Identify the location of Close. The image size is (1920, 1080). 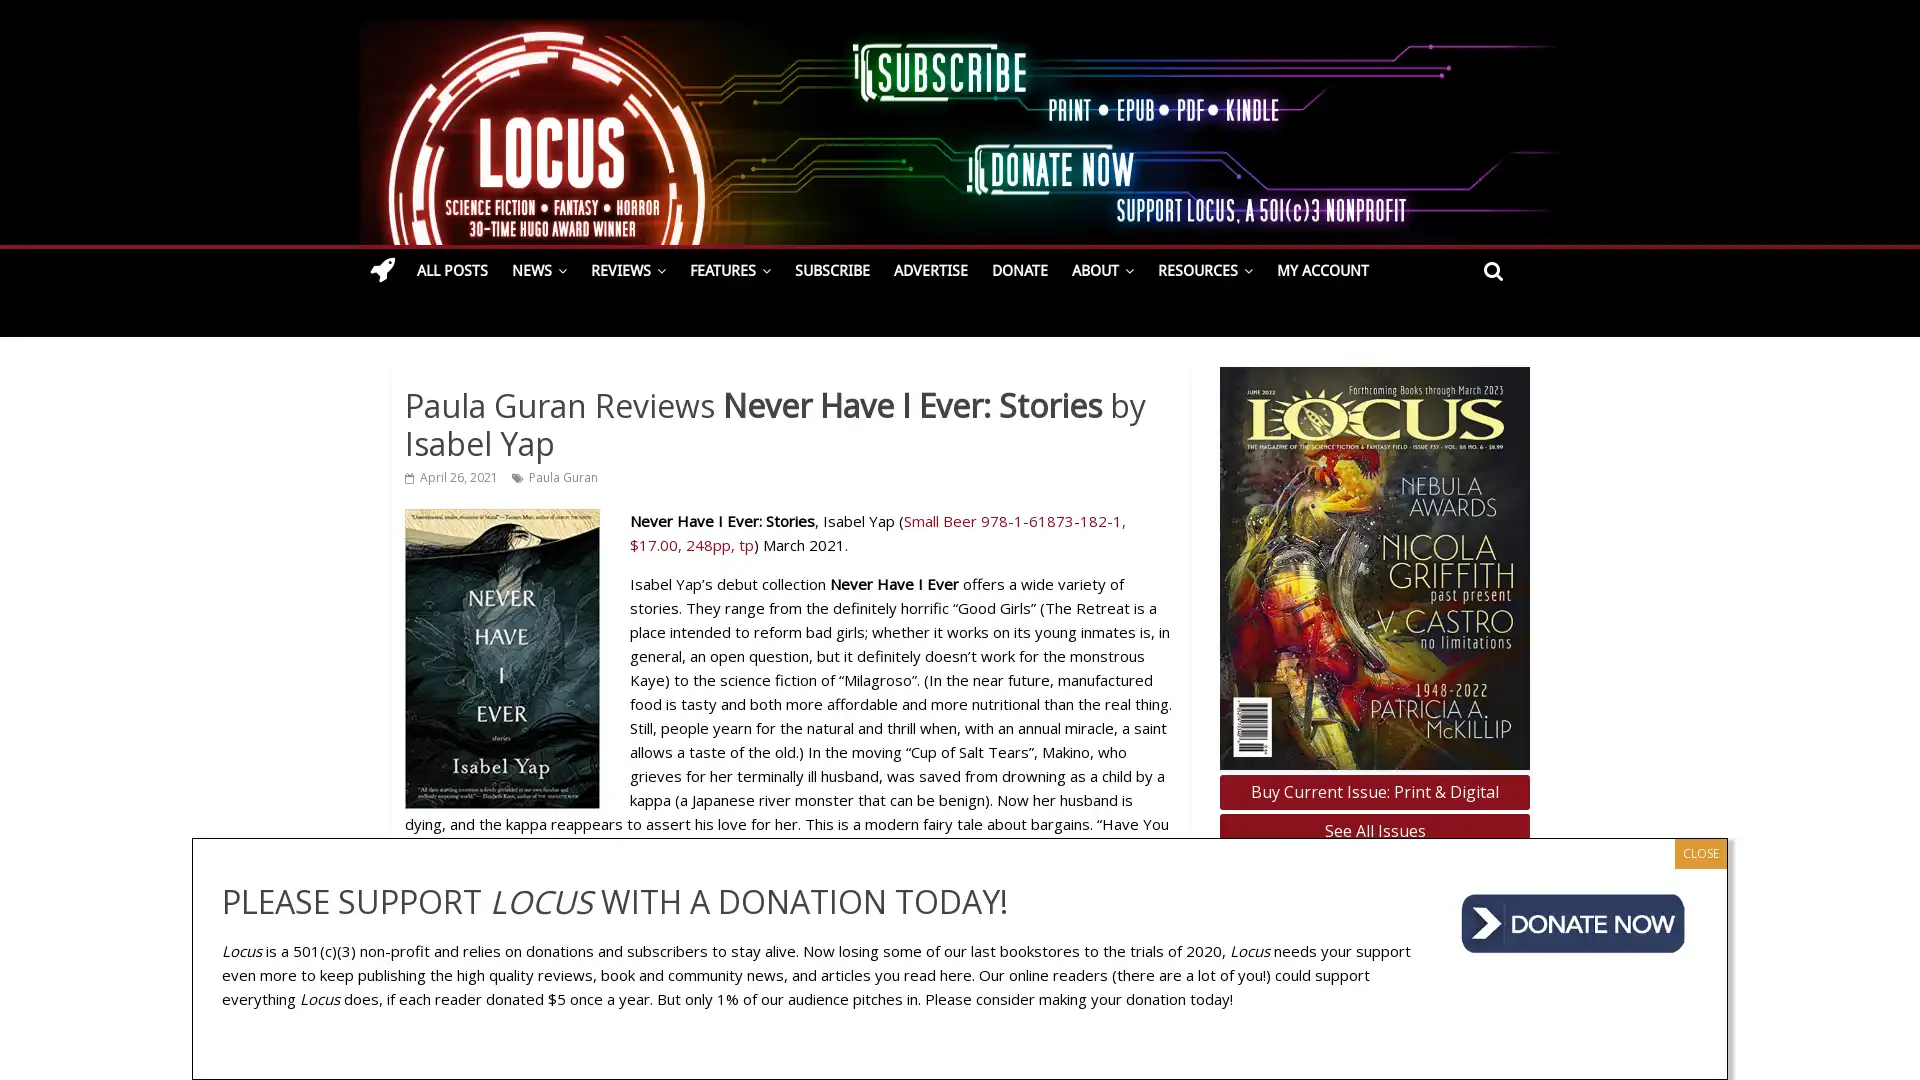
(1699, 852).